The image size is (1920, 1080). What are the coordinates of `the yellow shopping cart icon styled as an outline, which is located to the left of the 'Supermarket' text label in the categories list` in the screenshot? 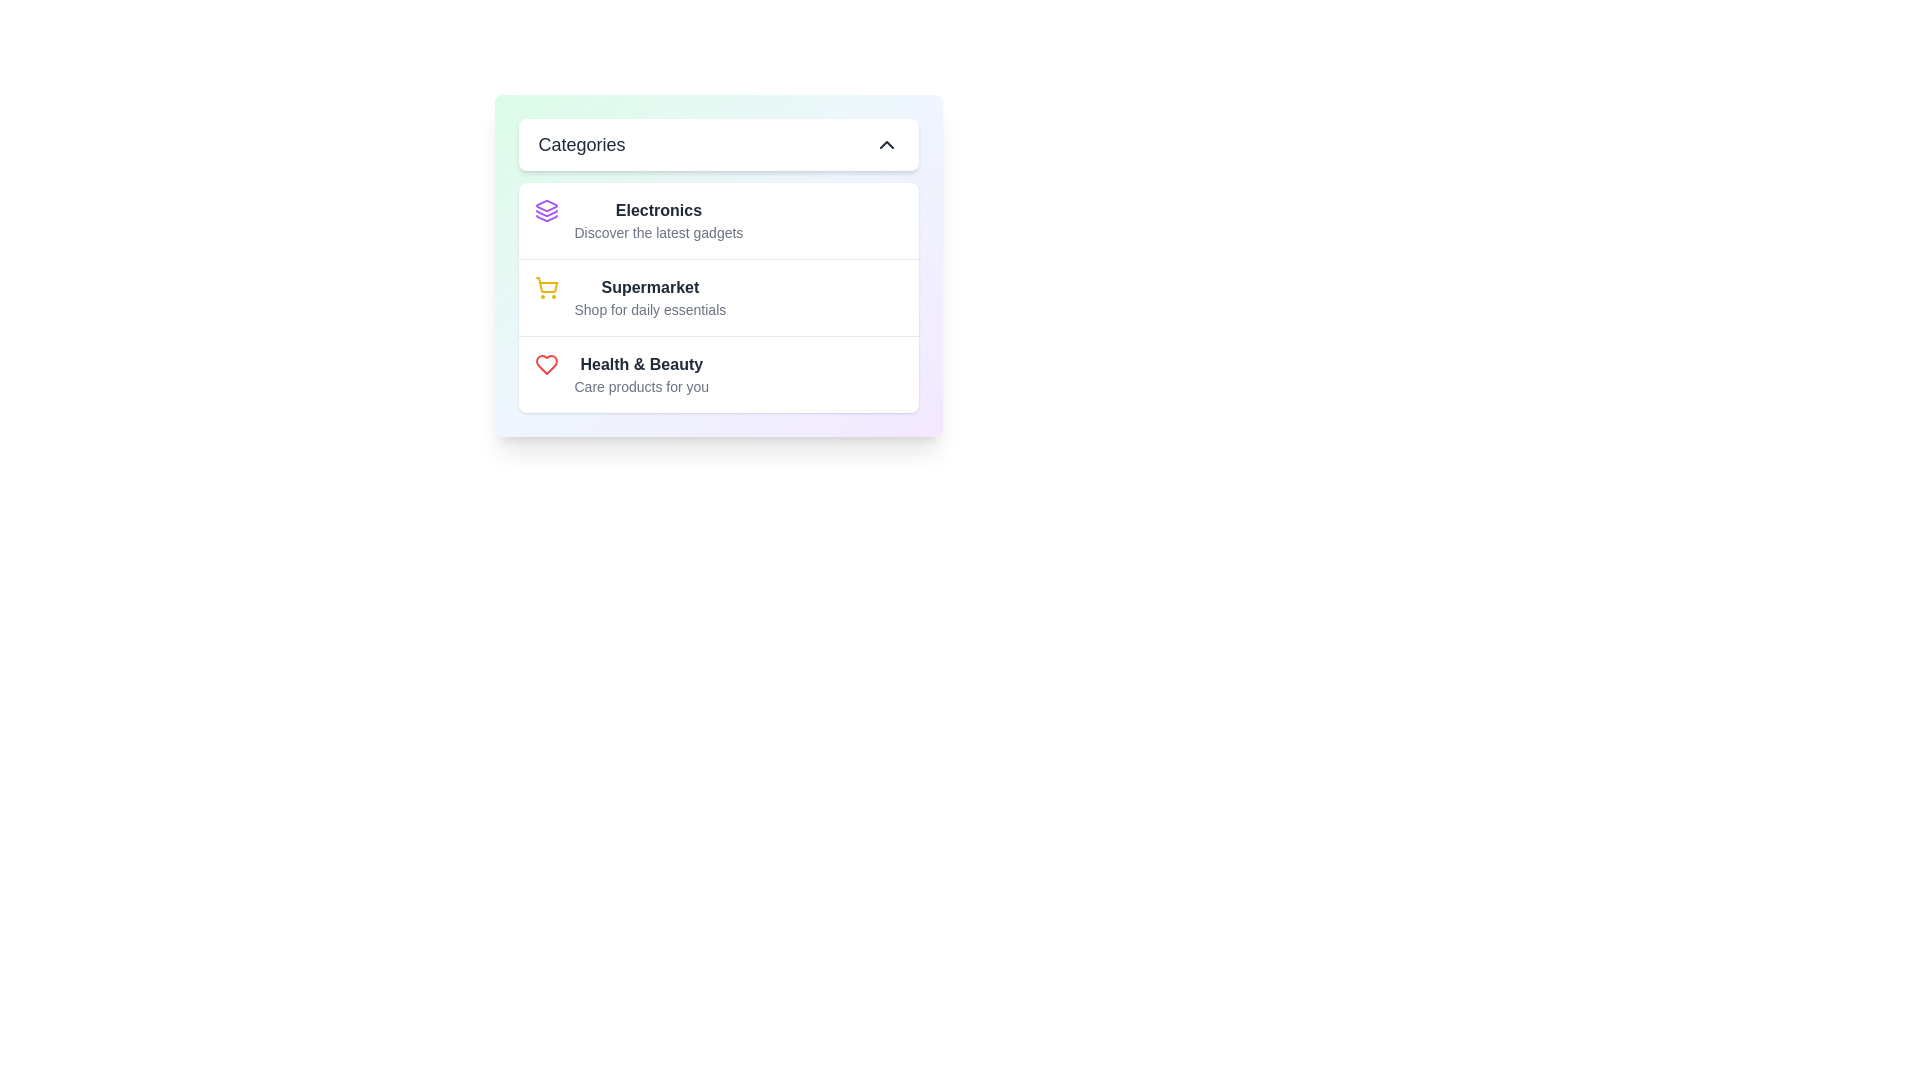 It's located at (546, 288).